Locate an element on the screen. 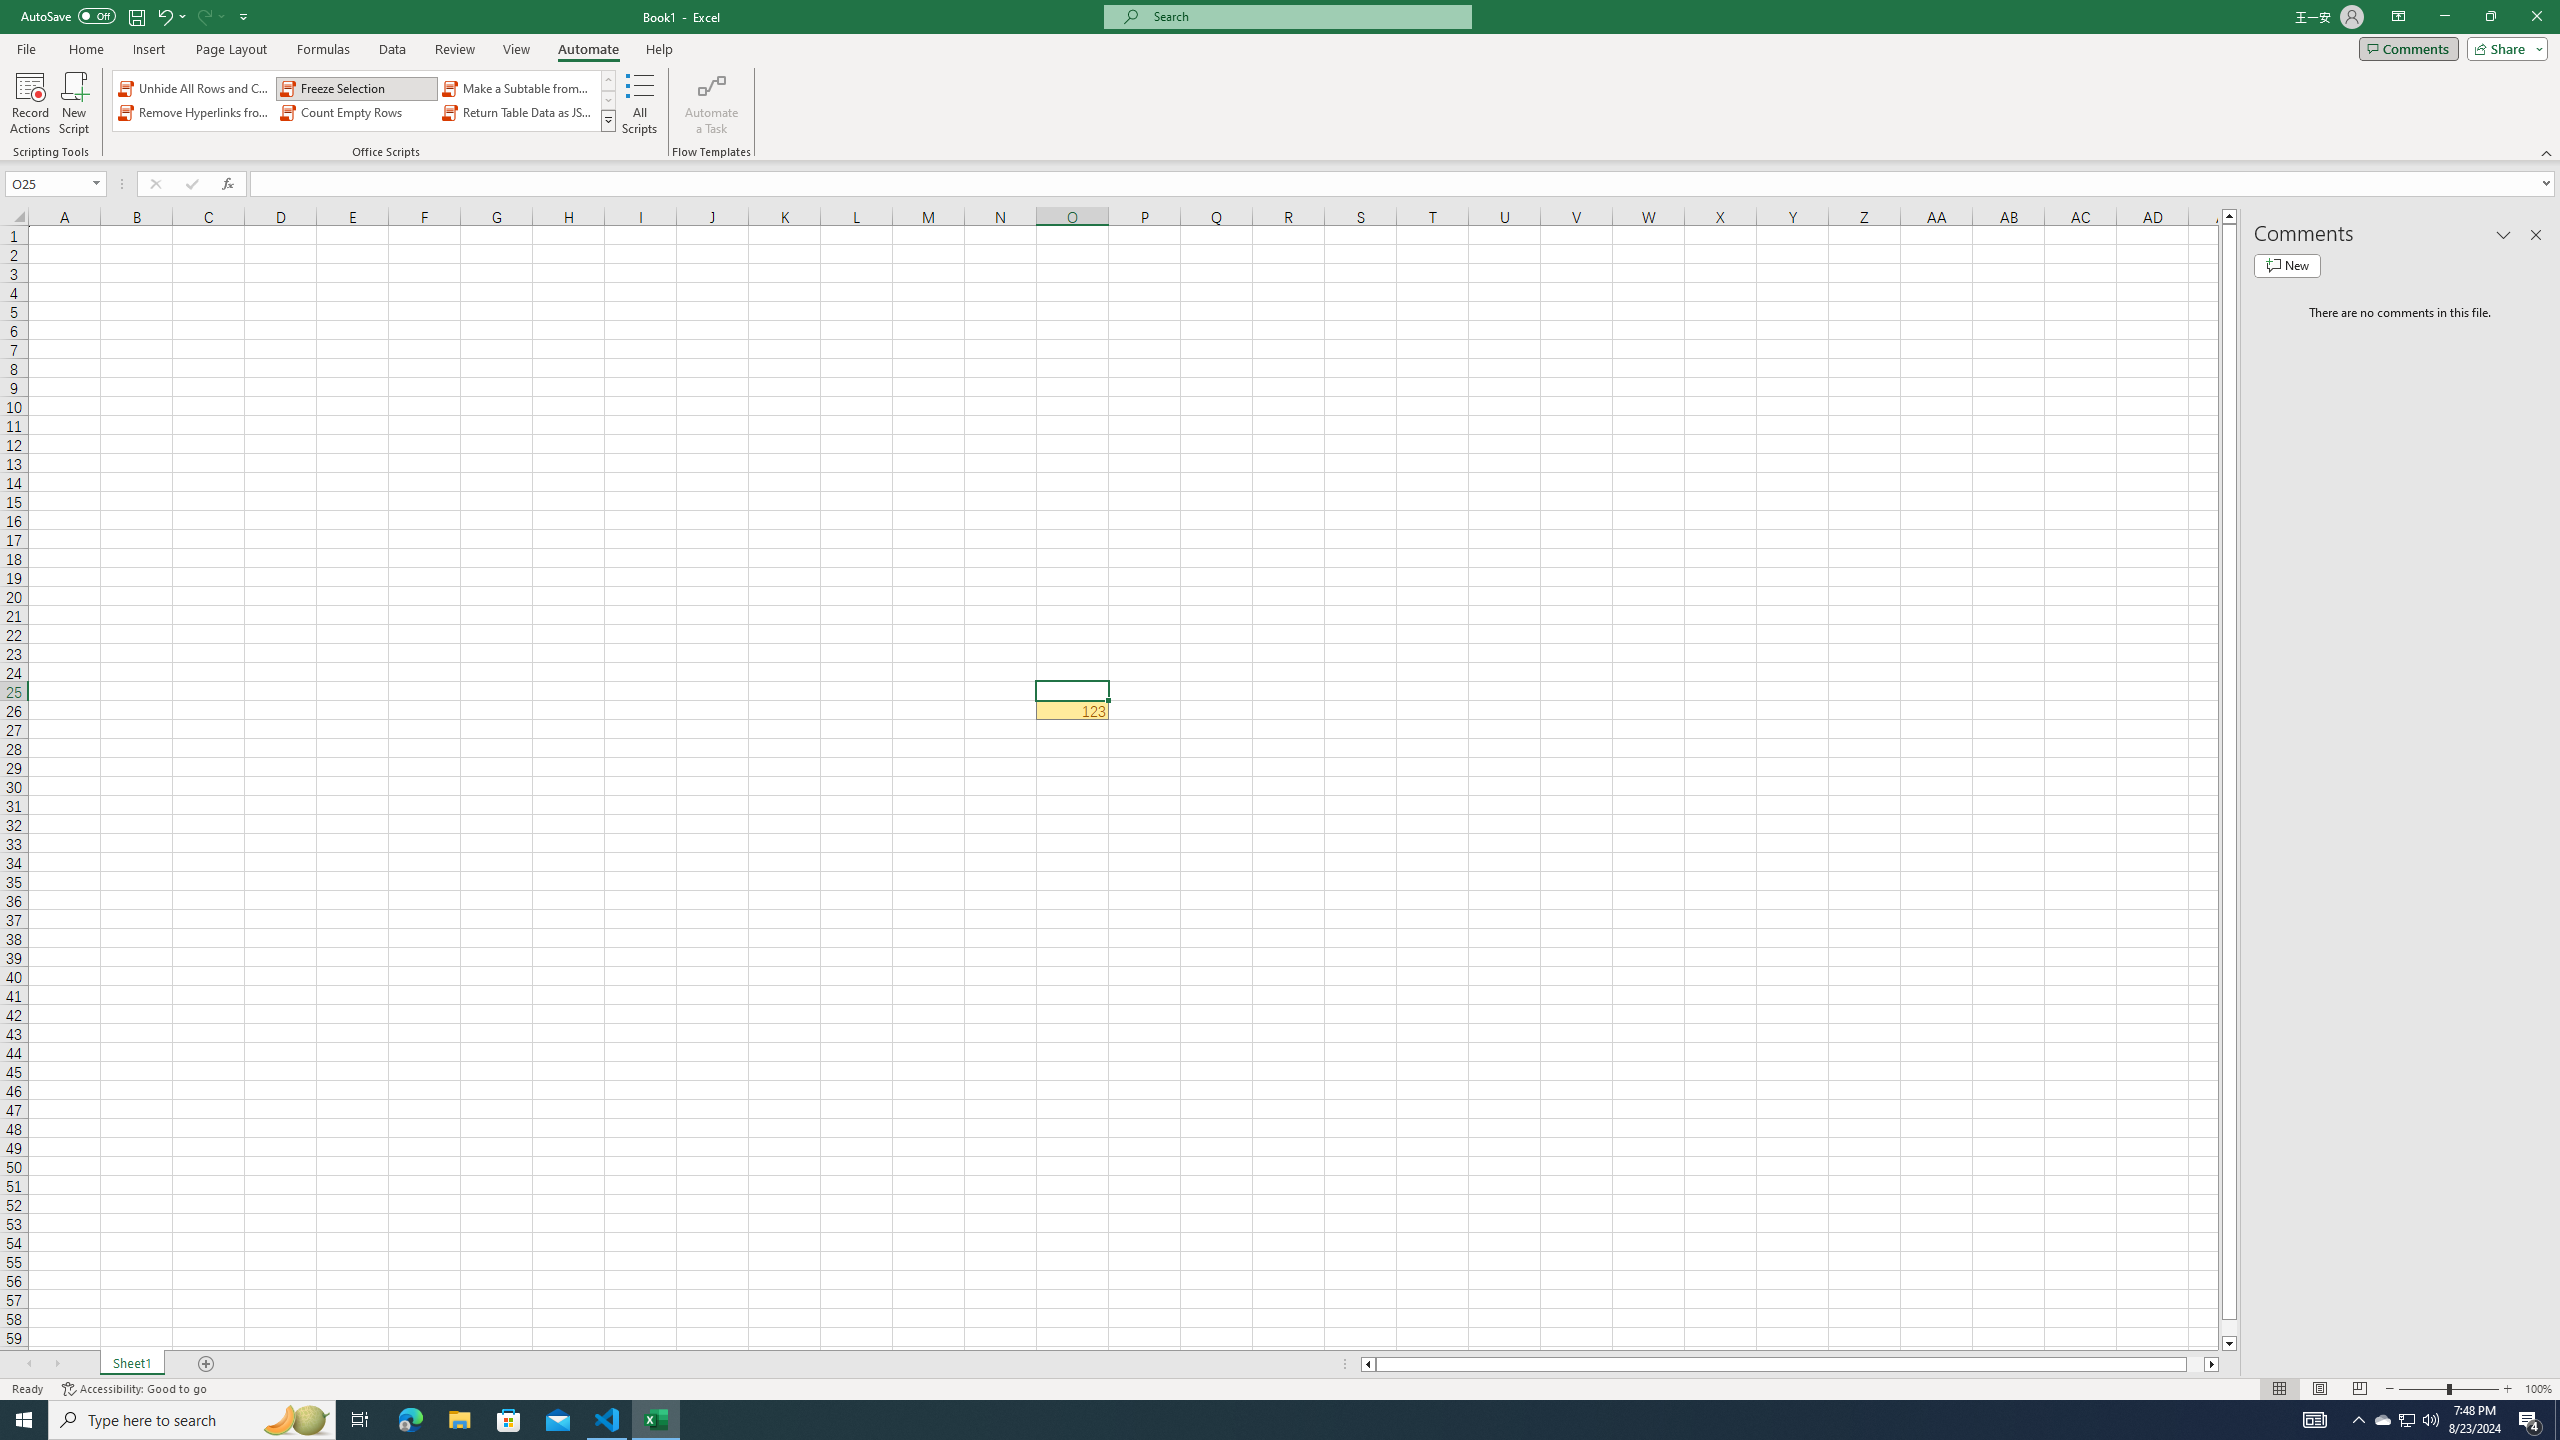  'Insert' is located at coordinates (147, 49).